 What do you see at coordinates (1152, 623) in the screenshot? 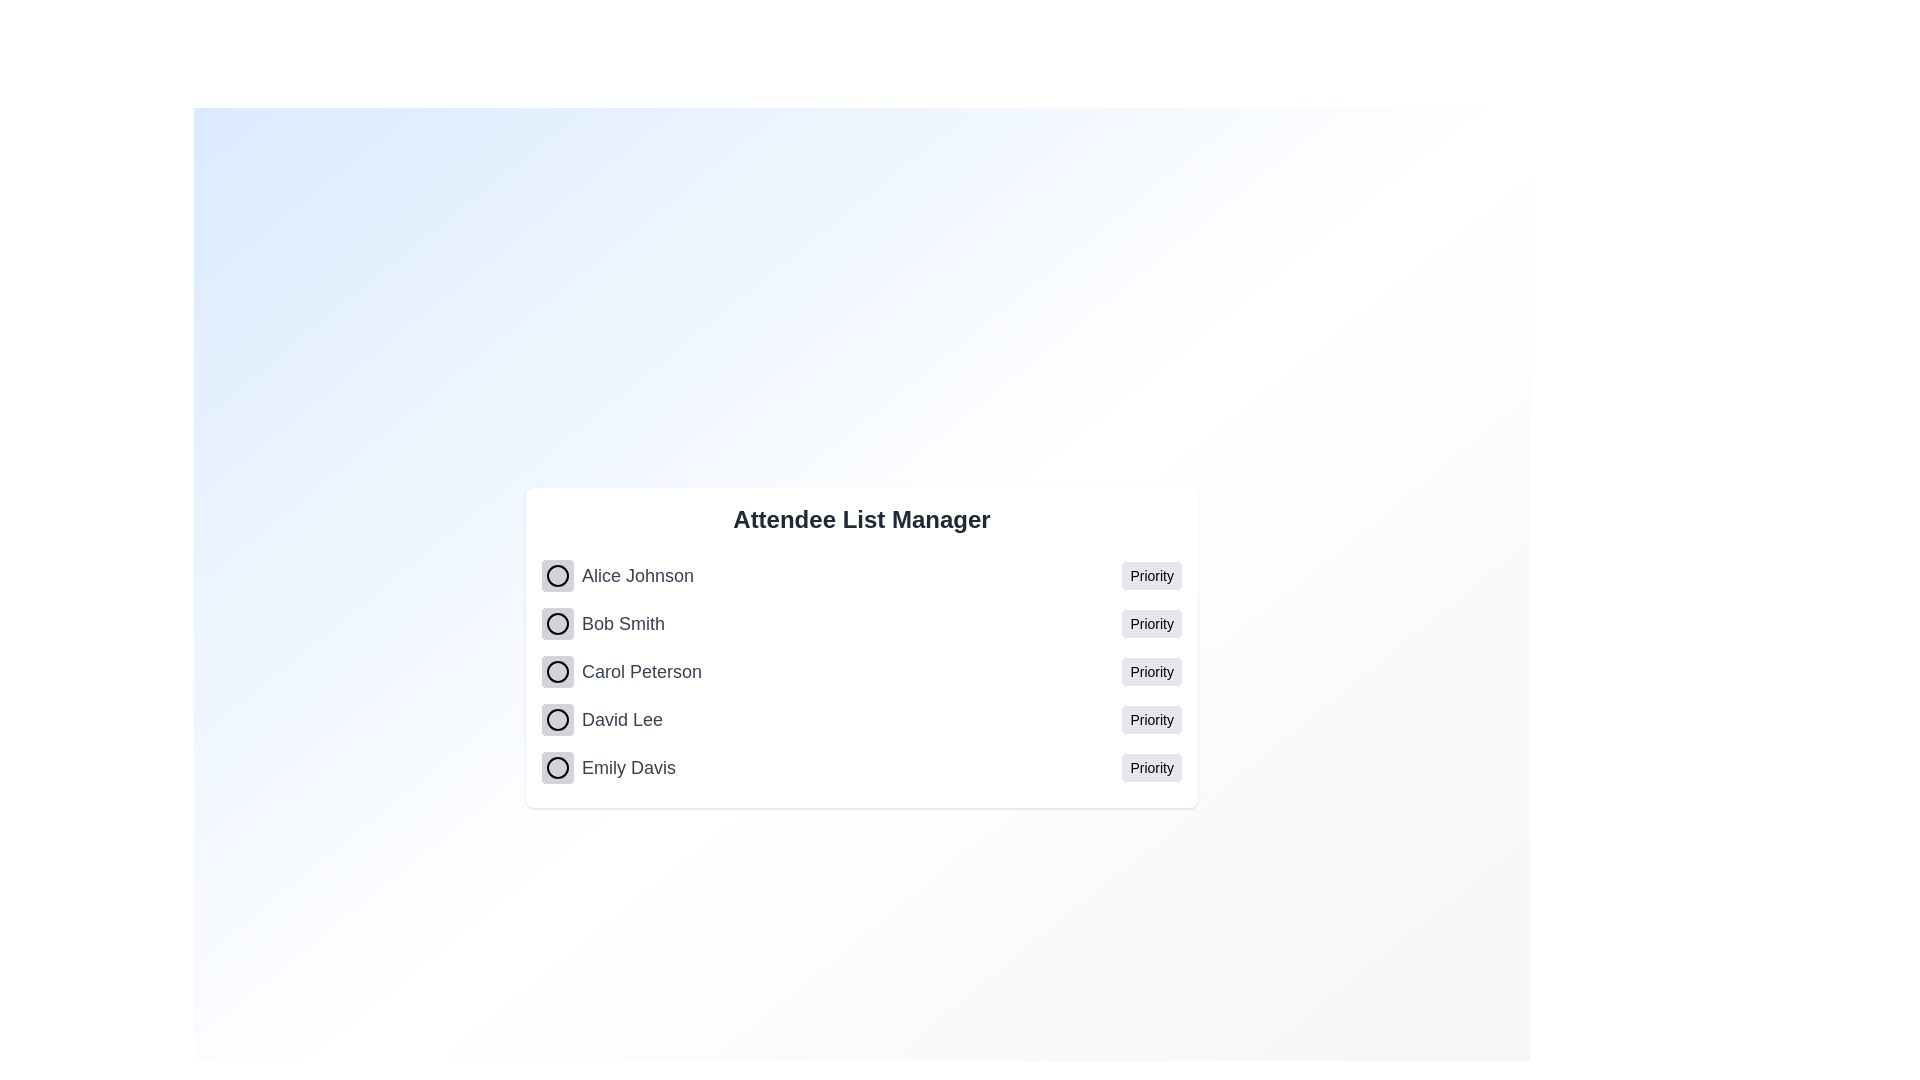
I see `the priority status for Bob Smith by clicking the 'Priority' button next to their name` at bounding box center [1152, 623].